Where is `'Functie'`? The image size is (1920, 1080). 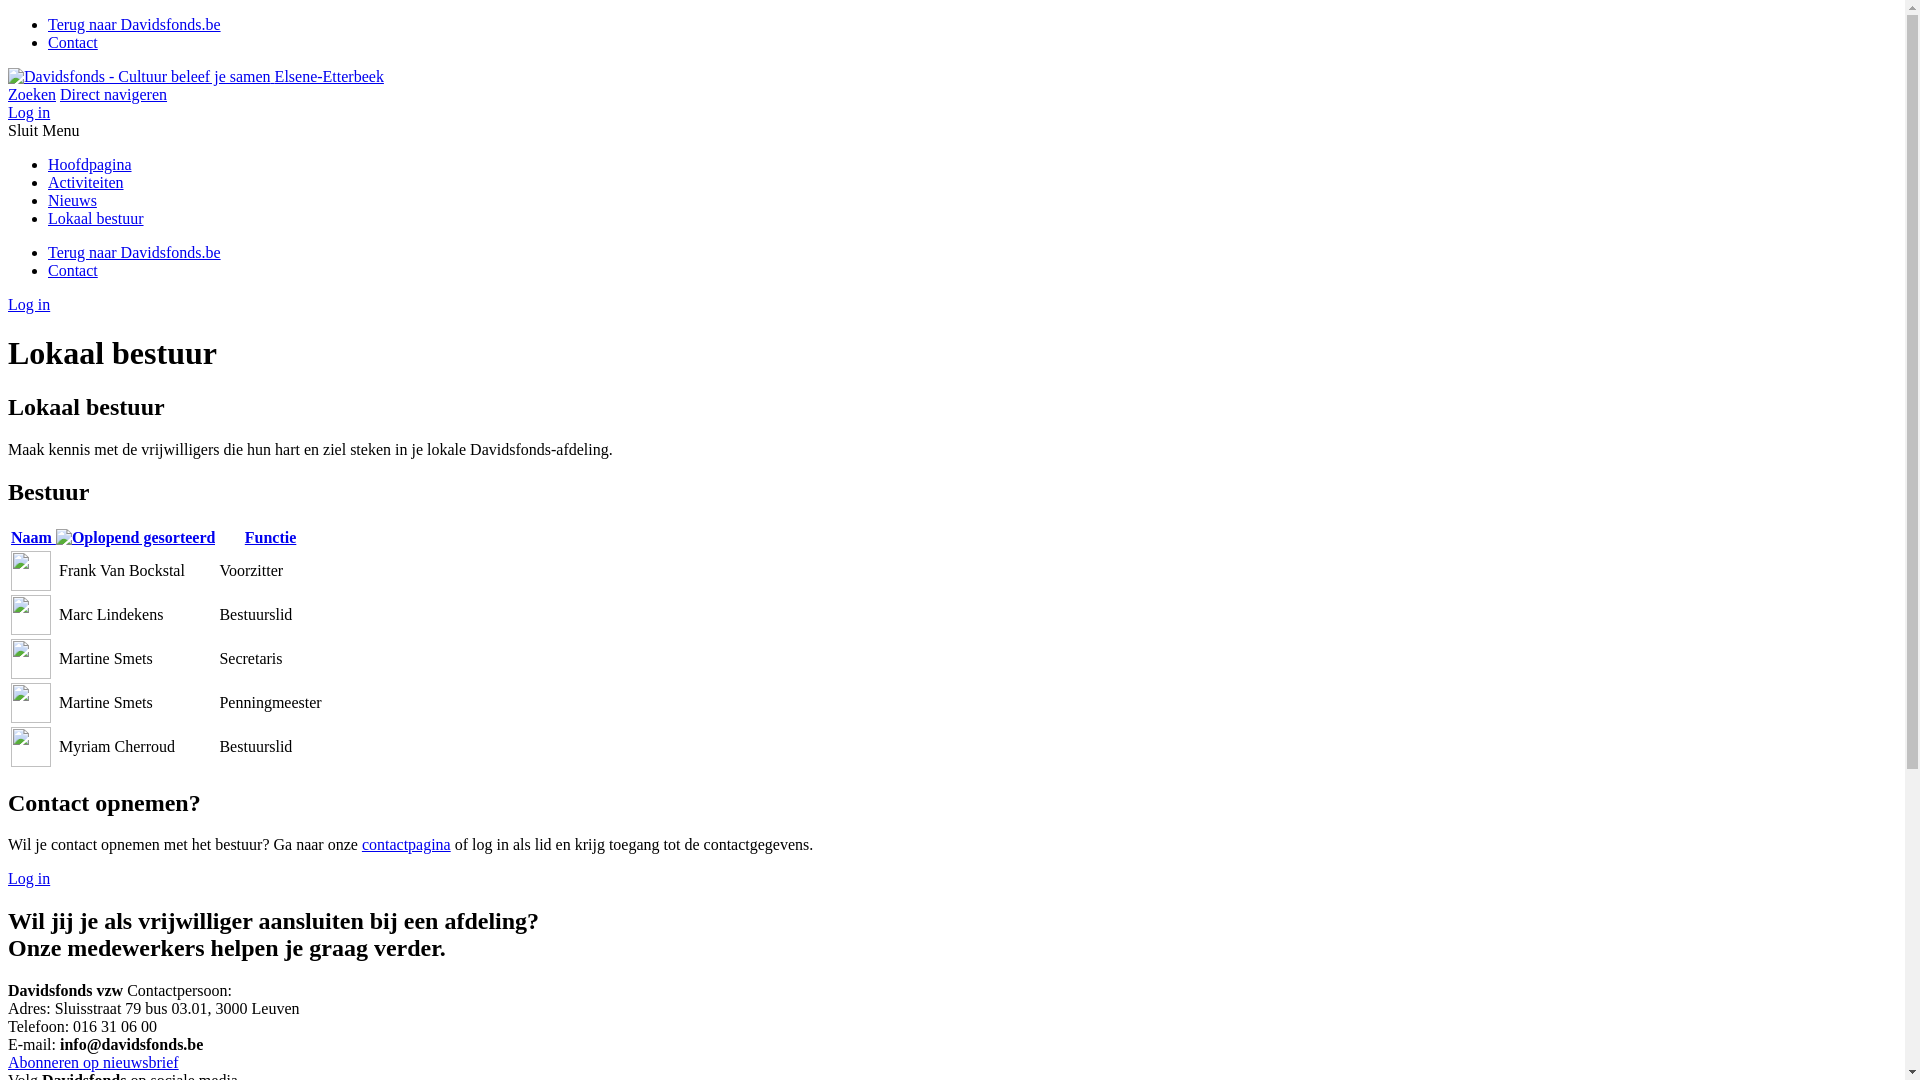 'Functie' is located at coordinates (269, 536).